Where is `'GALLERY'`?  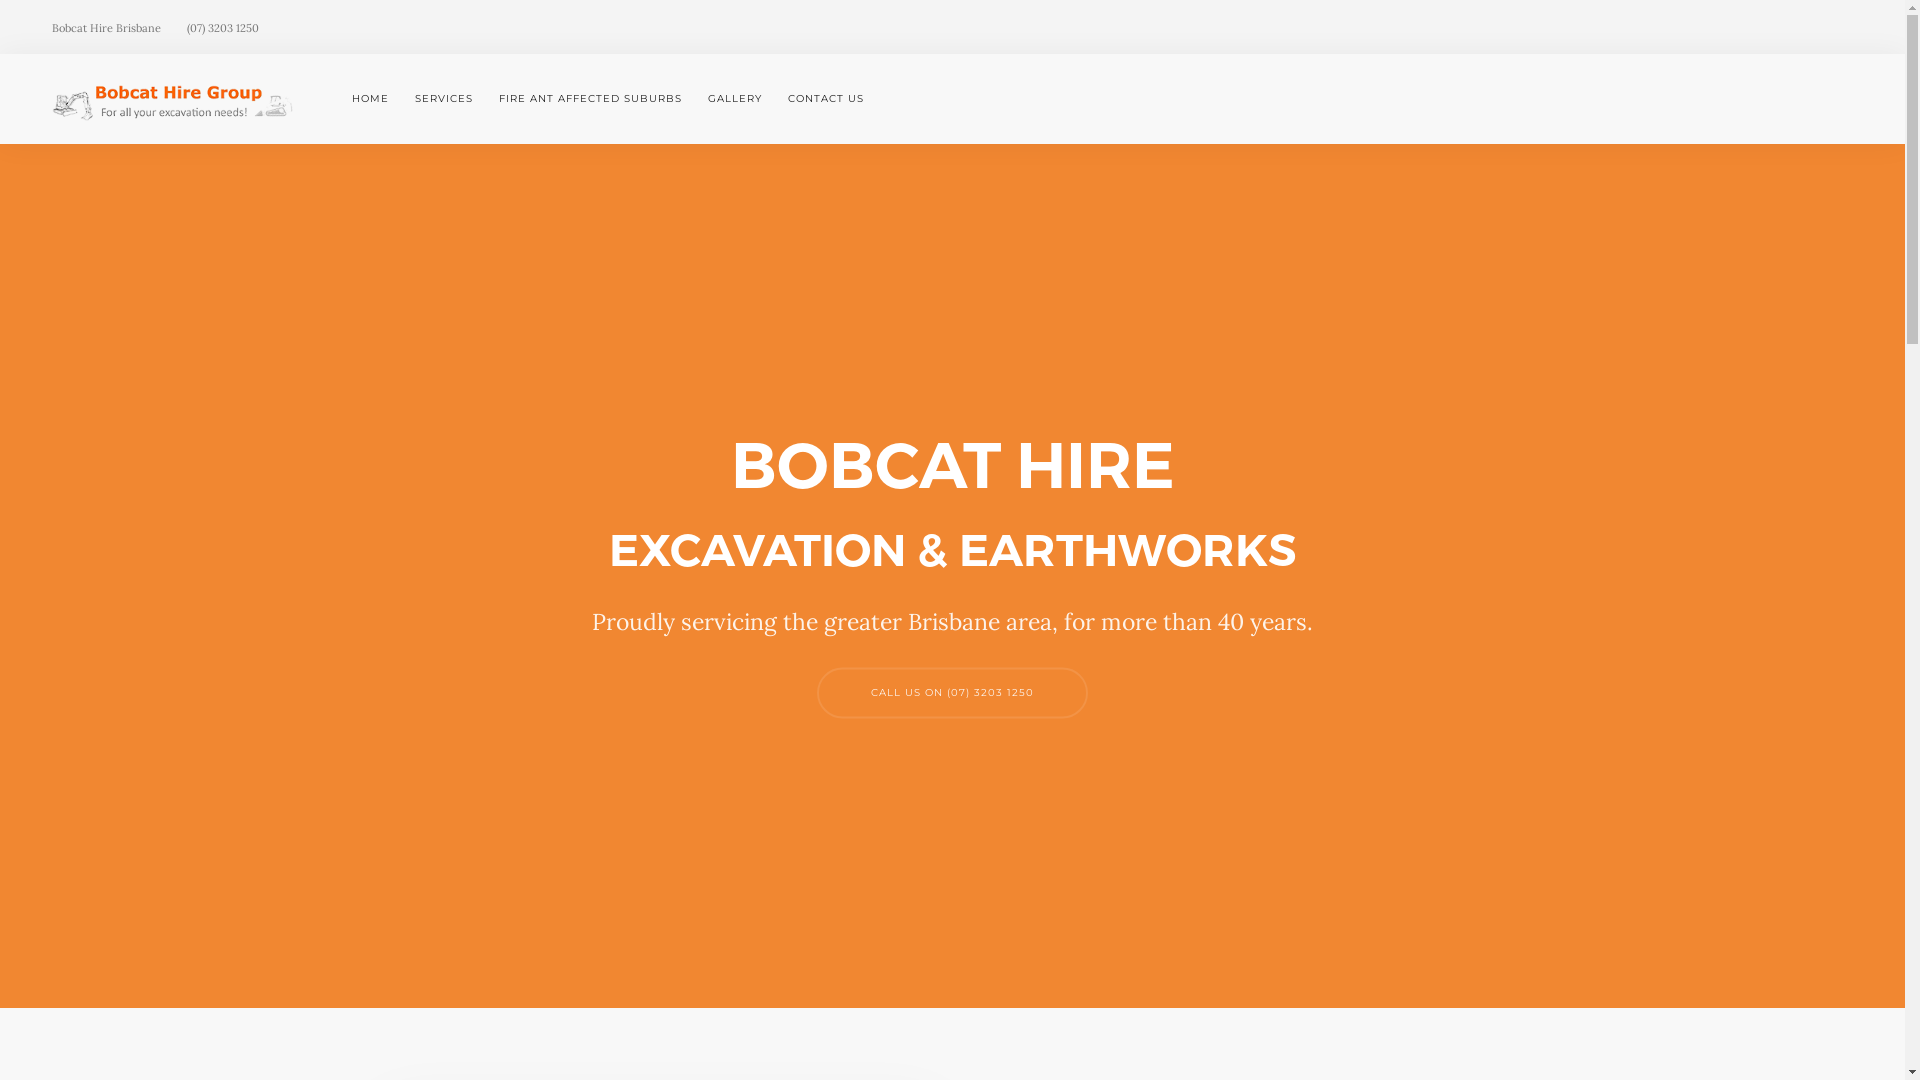 'GALLERY' is located at coordinates (695, 99).